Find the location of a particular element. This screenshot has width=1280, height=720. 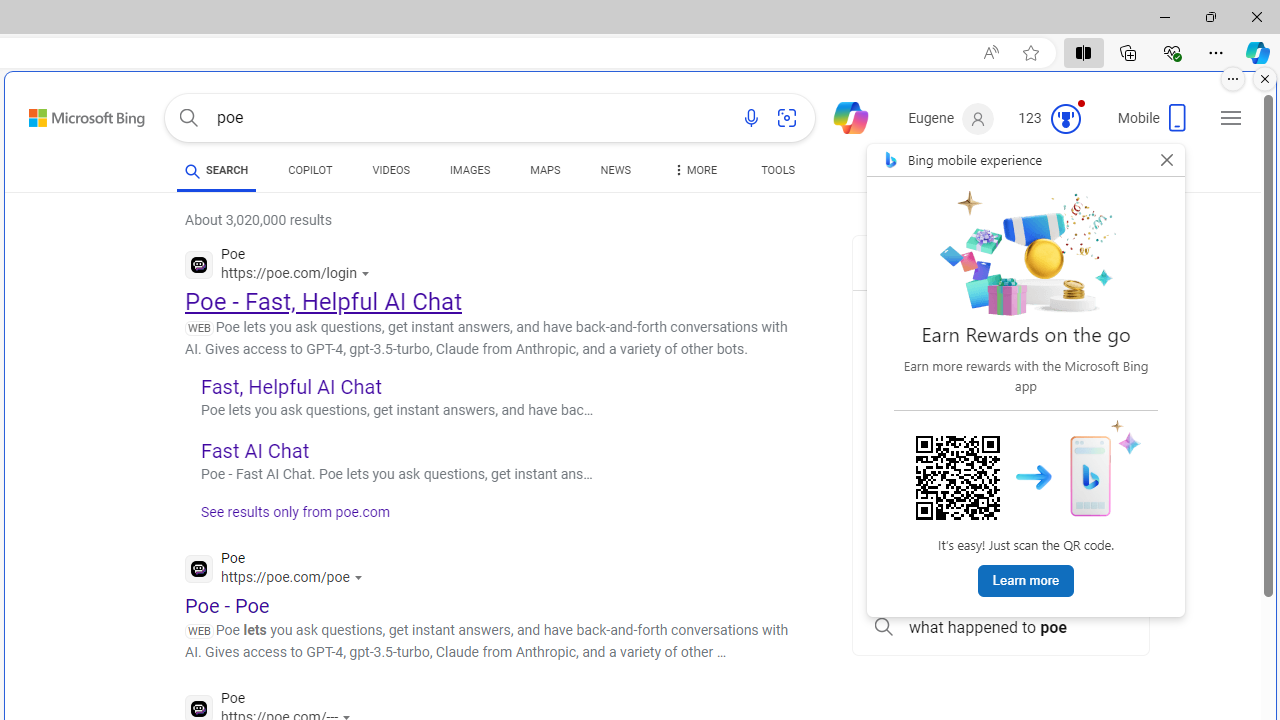

'Actions for this site' is located at coordinates (360, 577).